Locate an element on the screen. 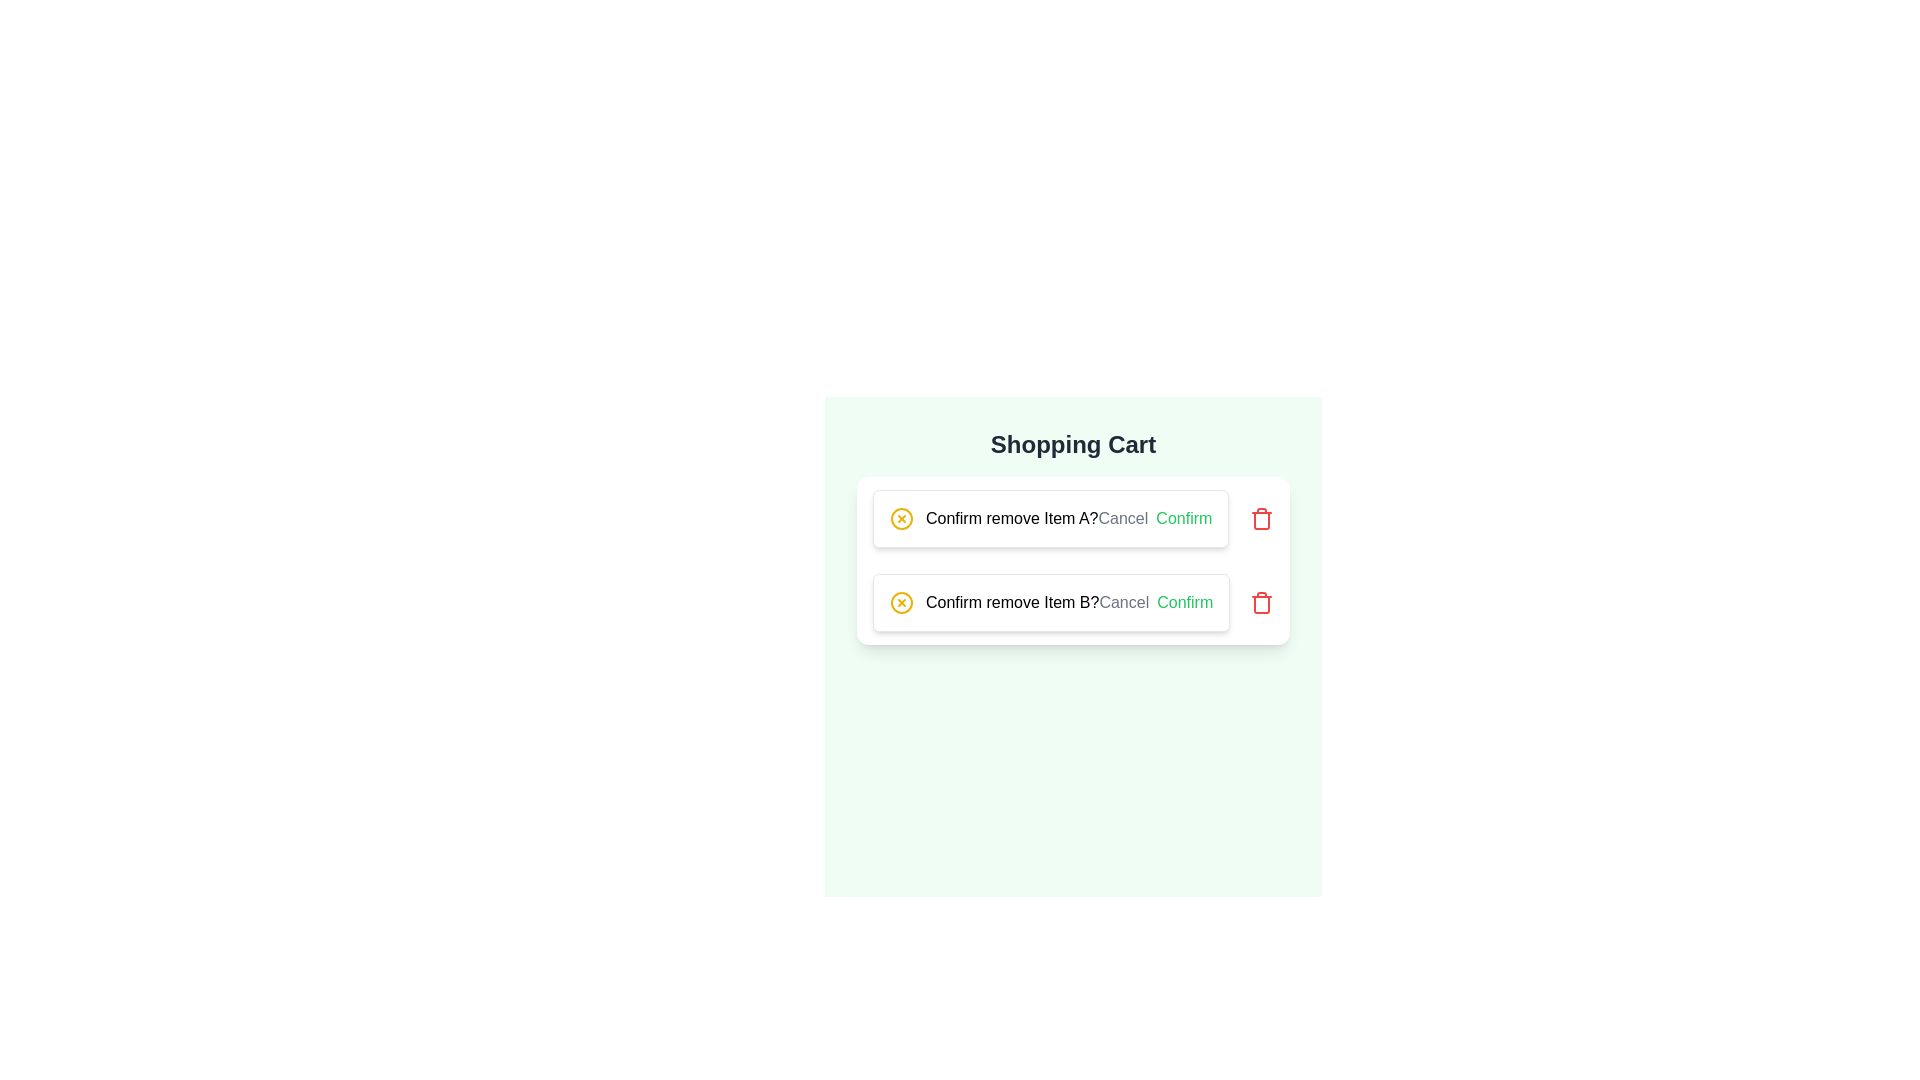  the interactive card that prompts 'Confirm remove Item B?' which includes 'Cancel' and 'Confirm' buttons, located in the lower half of the shopping cart layout is located at coordinates (1072, 601).